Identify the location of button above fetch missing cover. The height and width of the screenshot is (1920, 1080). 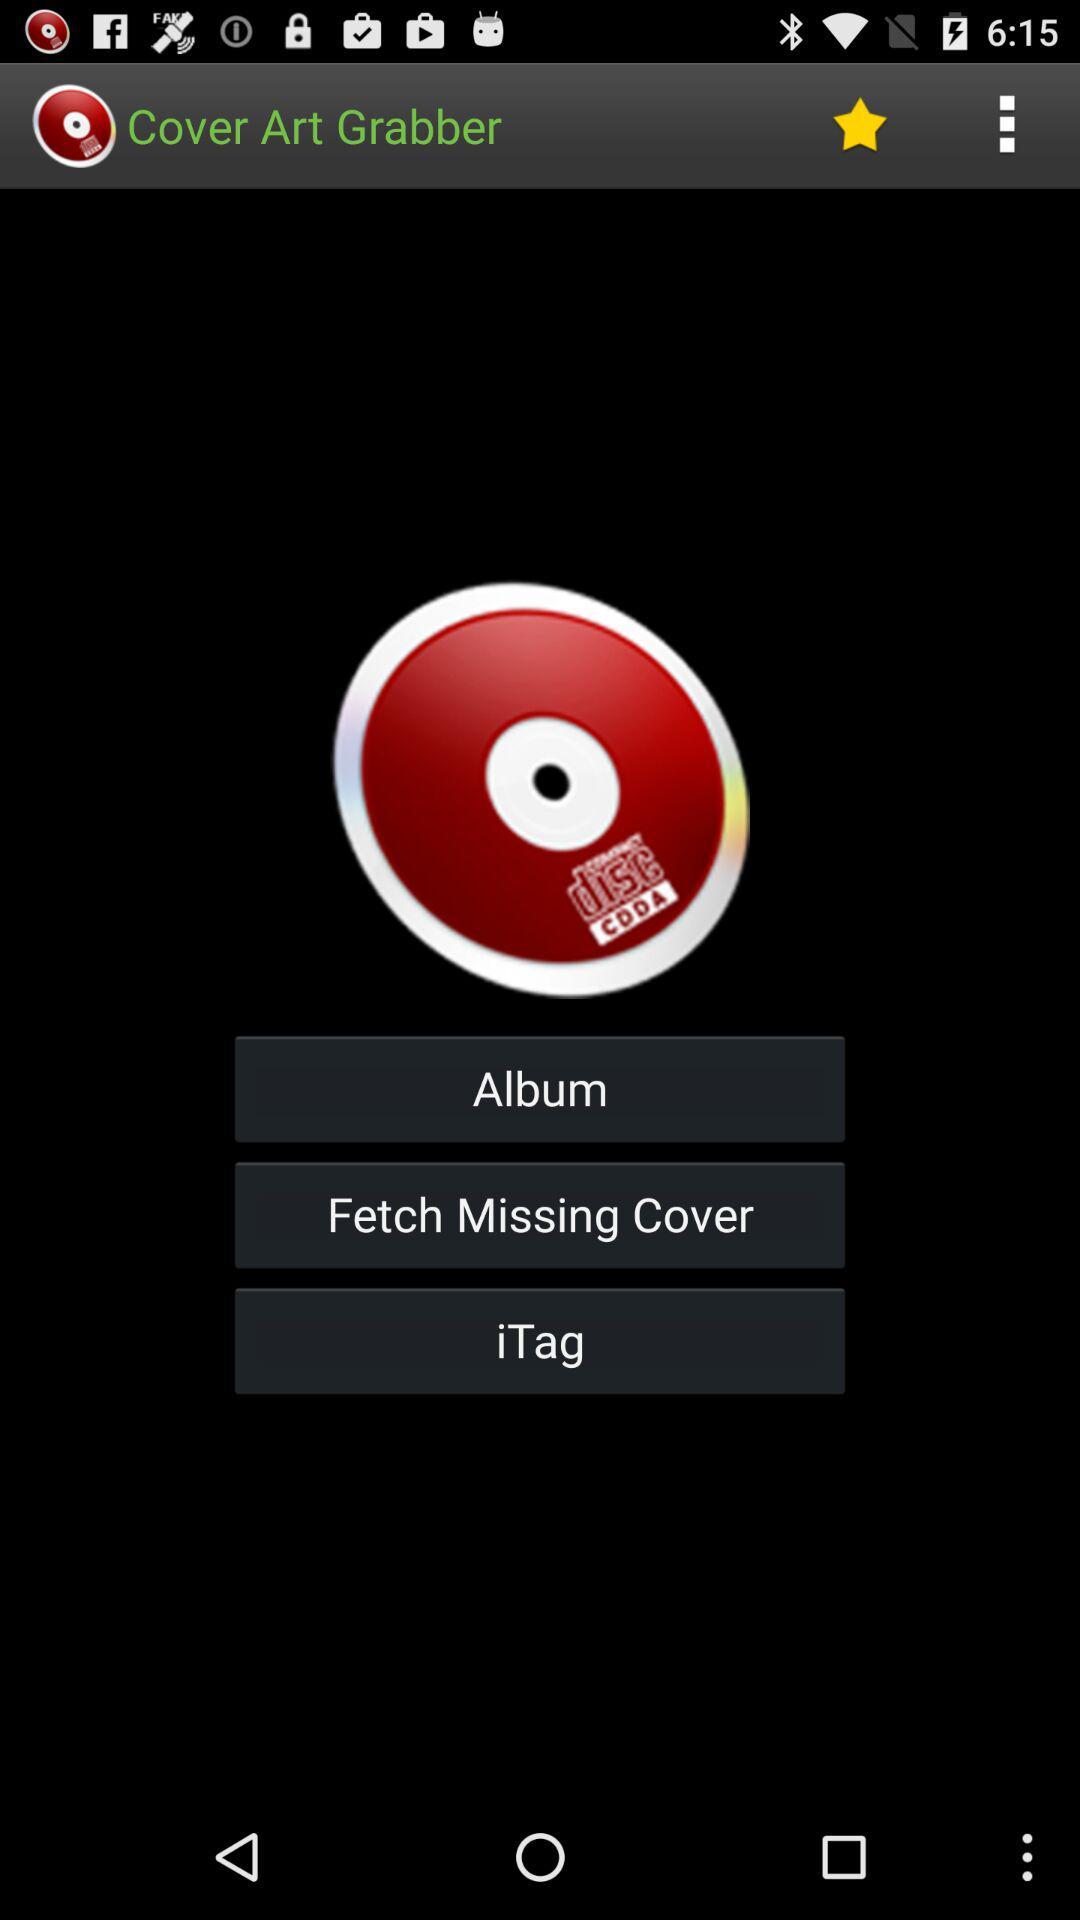
(540, 1087).